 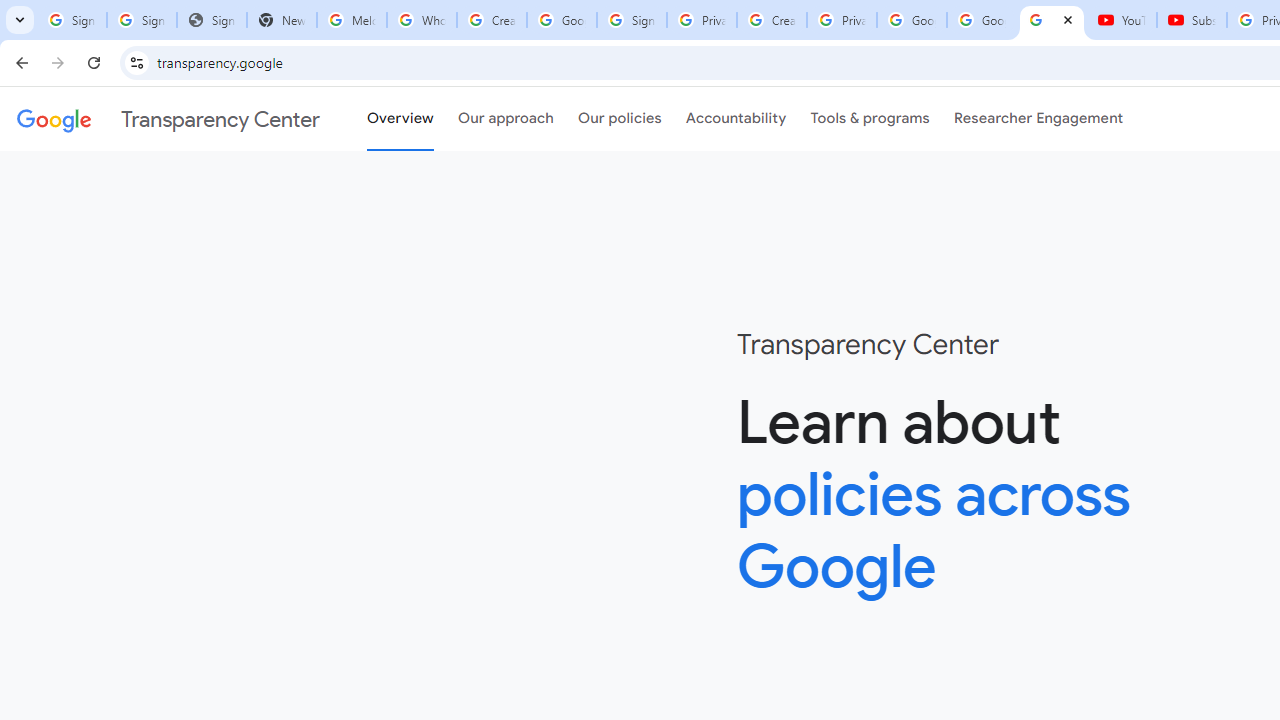 I want to click on 'Create your Google Account', so click(x=492, y=20).